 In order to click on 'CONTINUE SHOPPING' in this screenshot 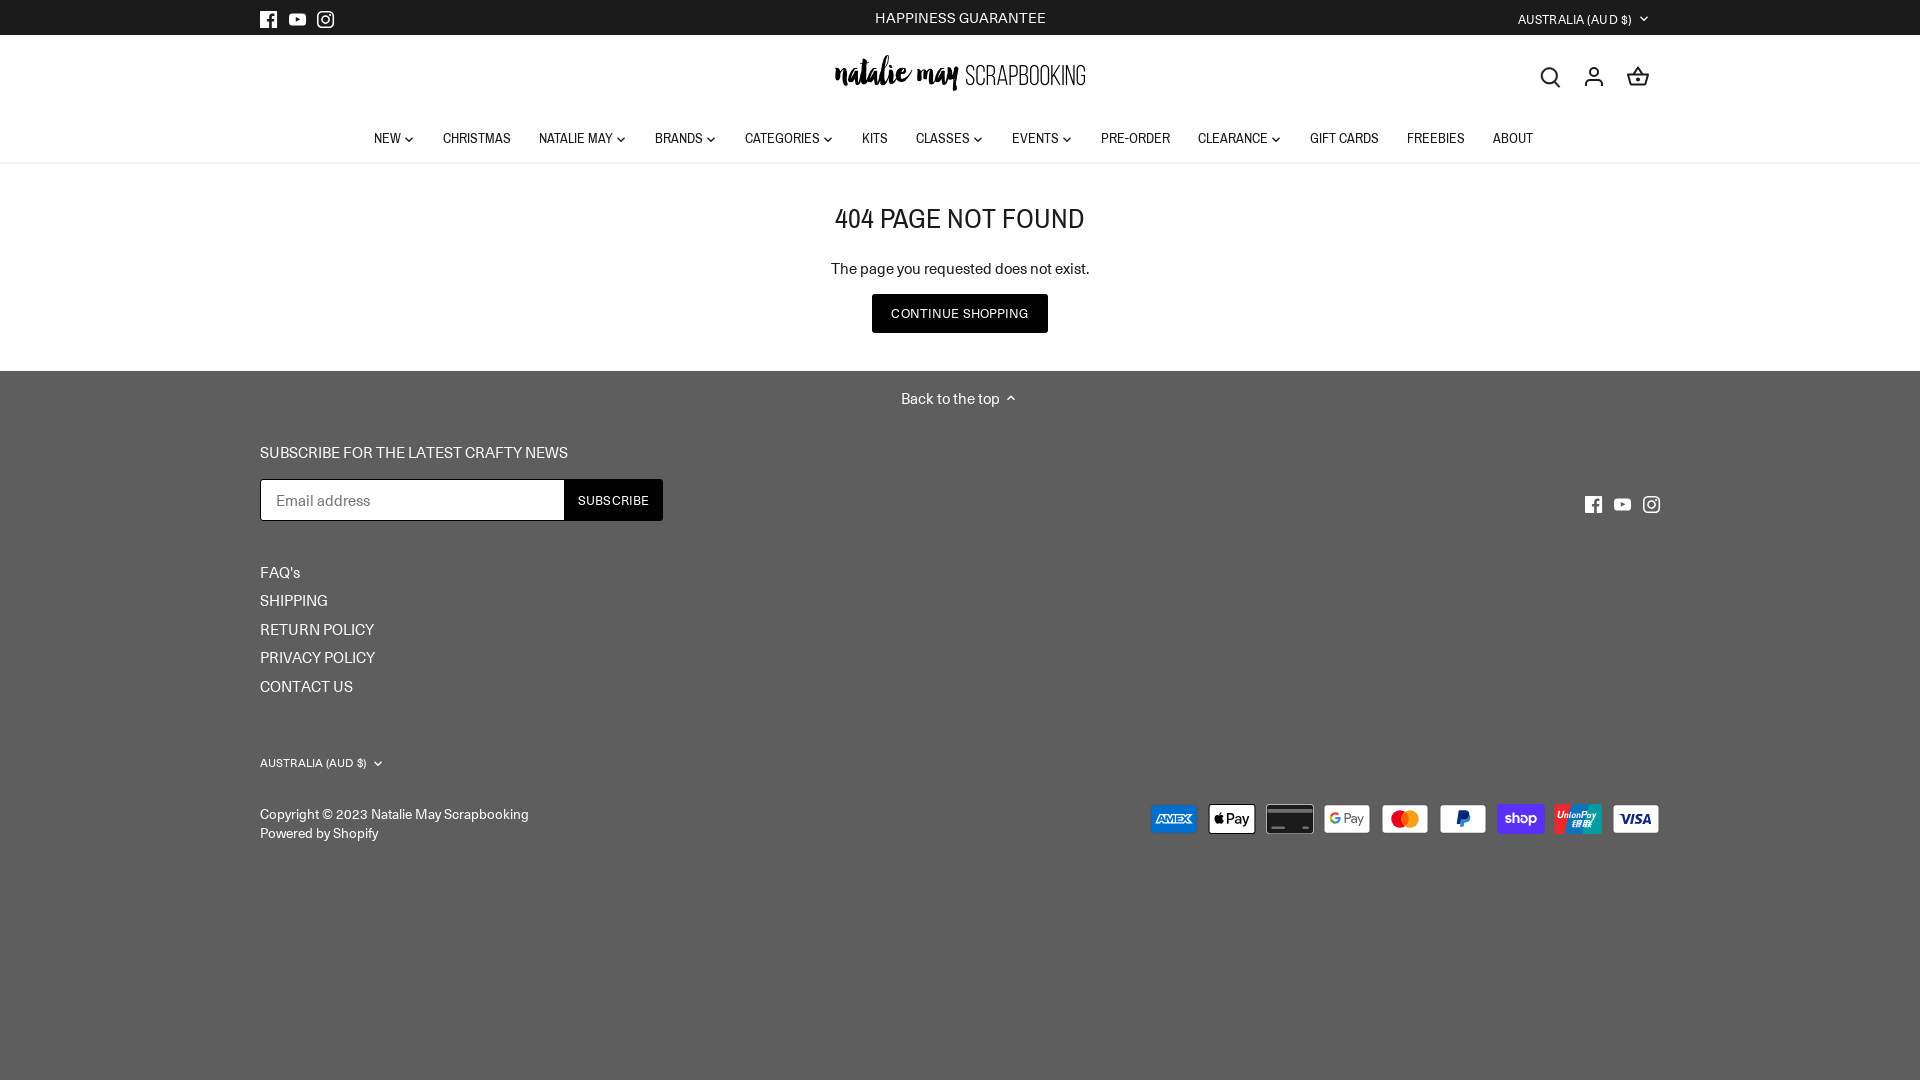, I will do `click(872, 313)`.